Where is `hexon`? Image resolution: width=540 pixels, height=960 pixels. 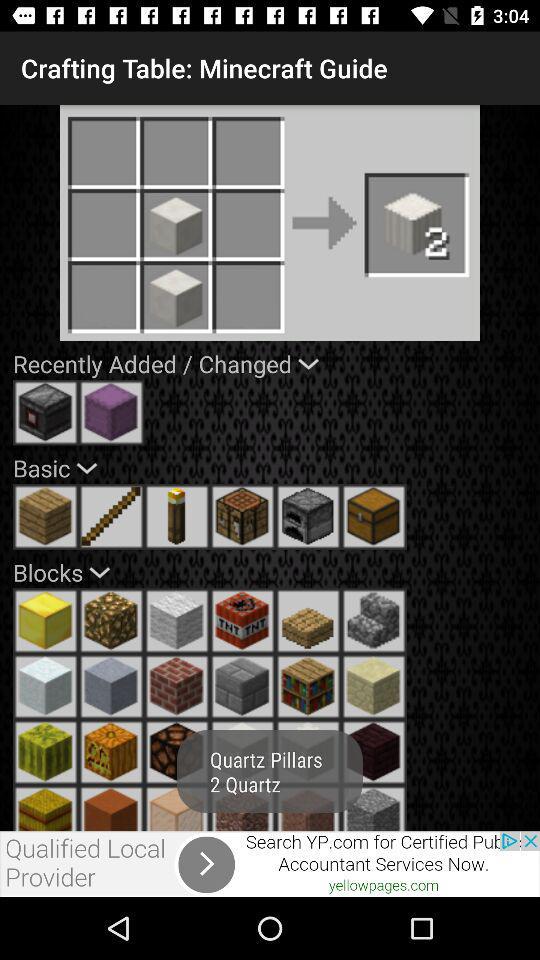 hexon is located at coordinates (374, 751).